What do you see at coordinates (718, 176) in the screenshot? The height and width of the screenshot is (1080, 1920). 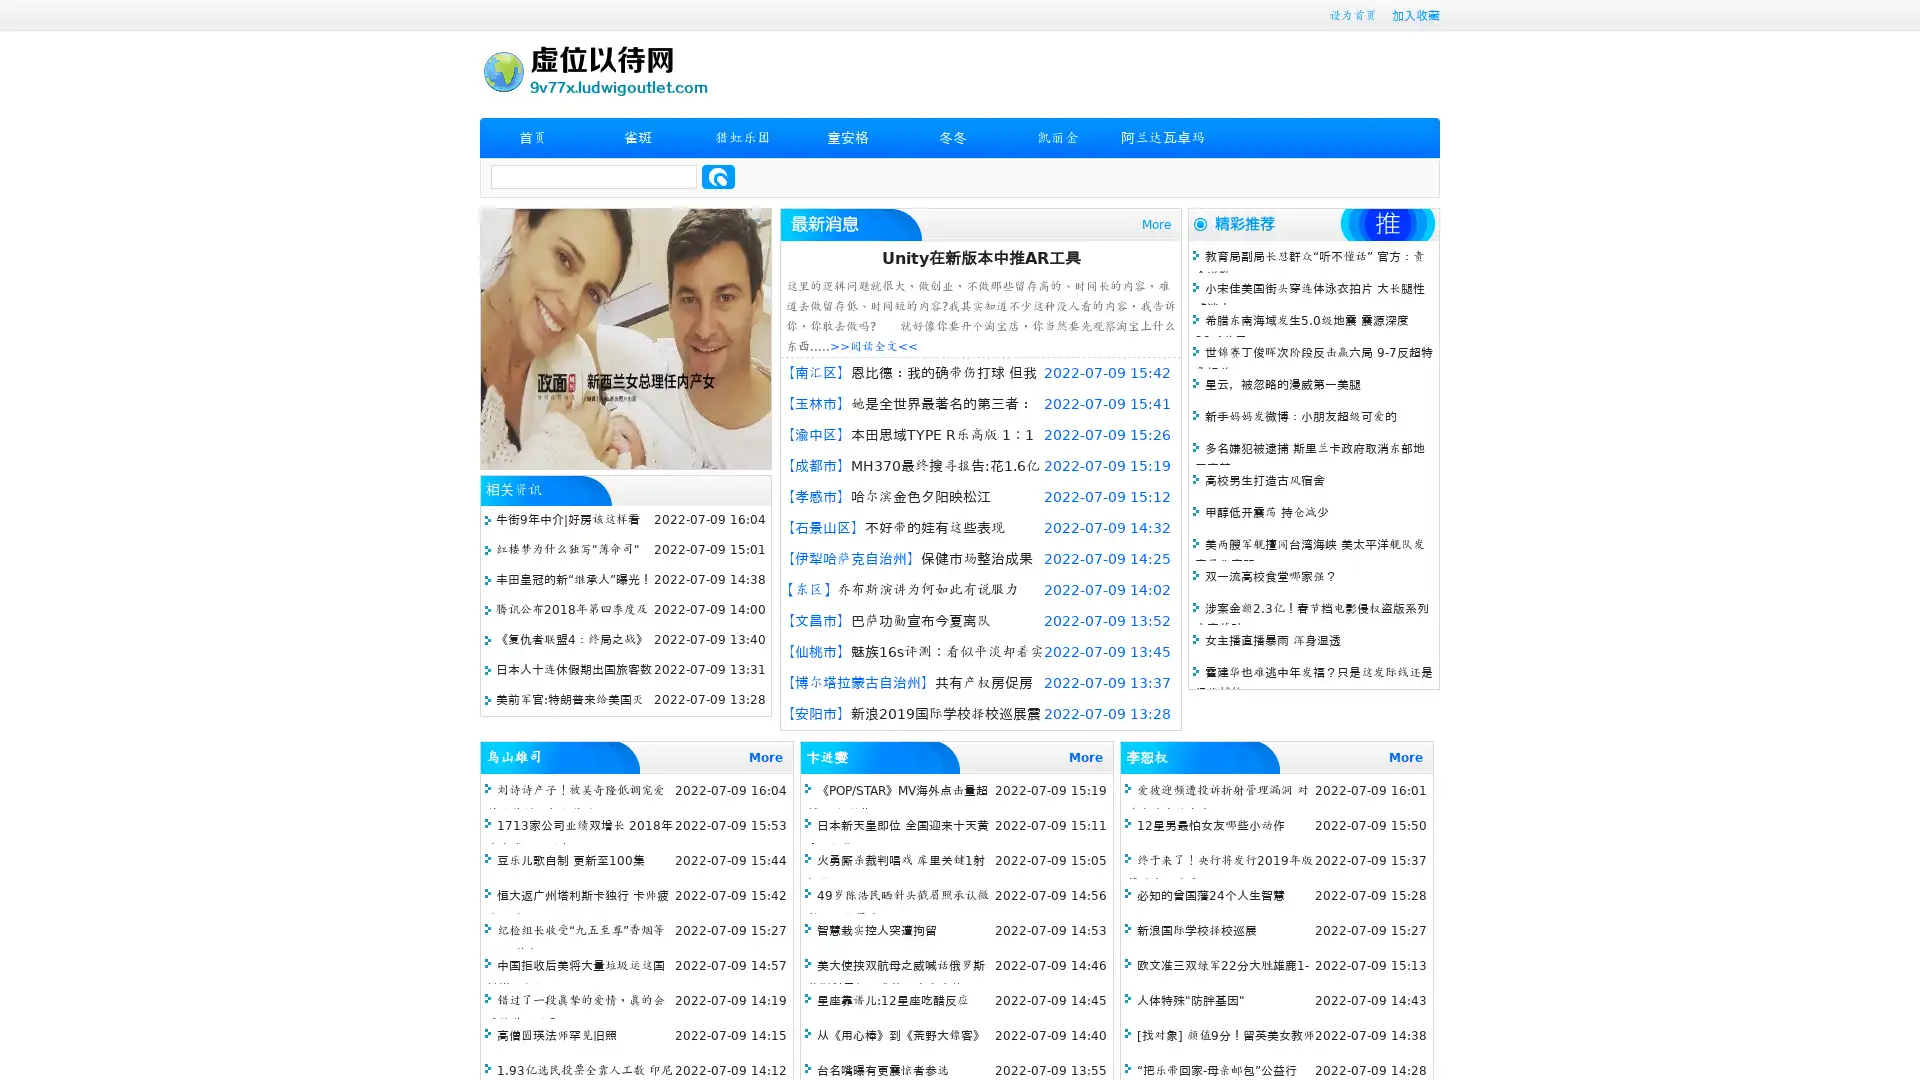 I see `Search` at bounding box center [718, 176].